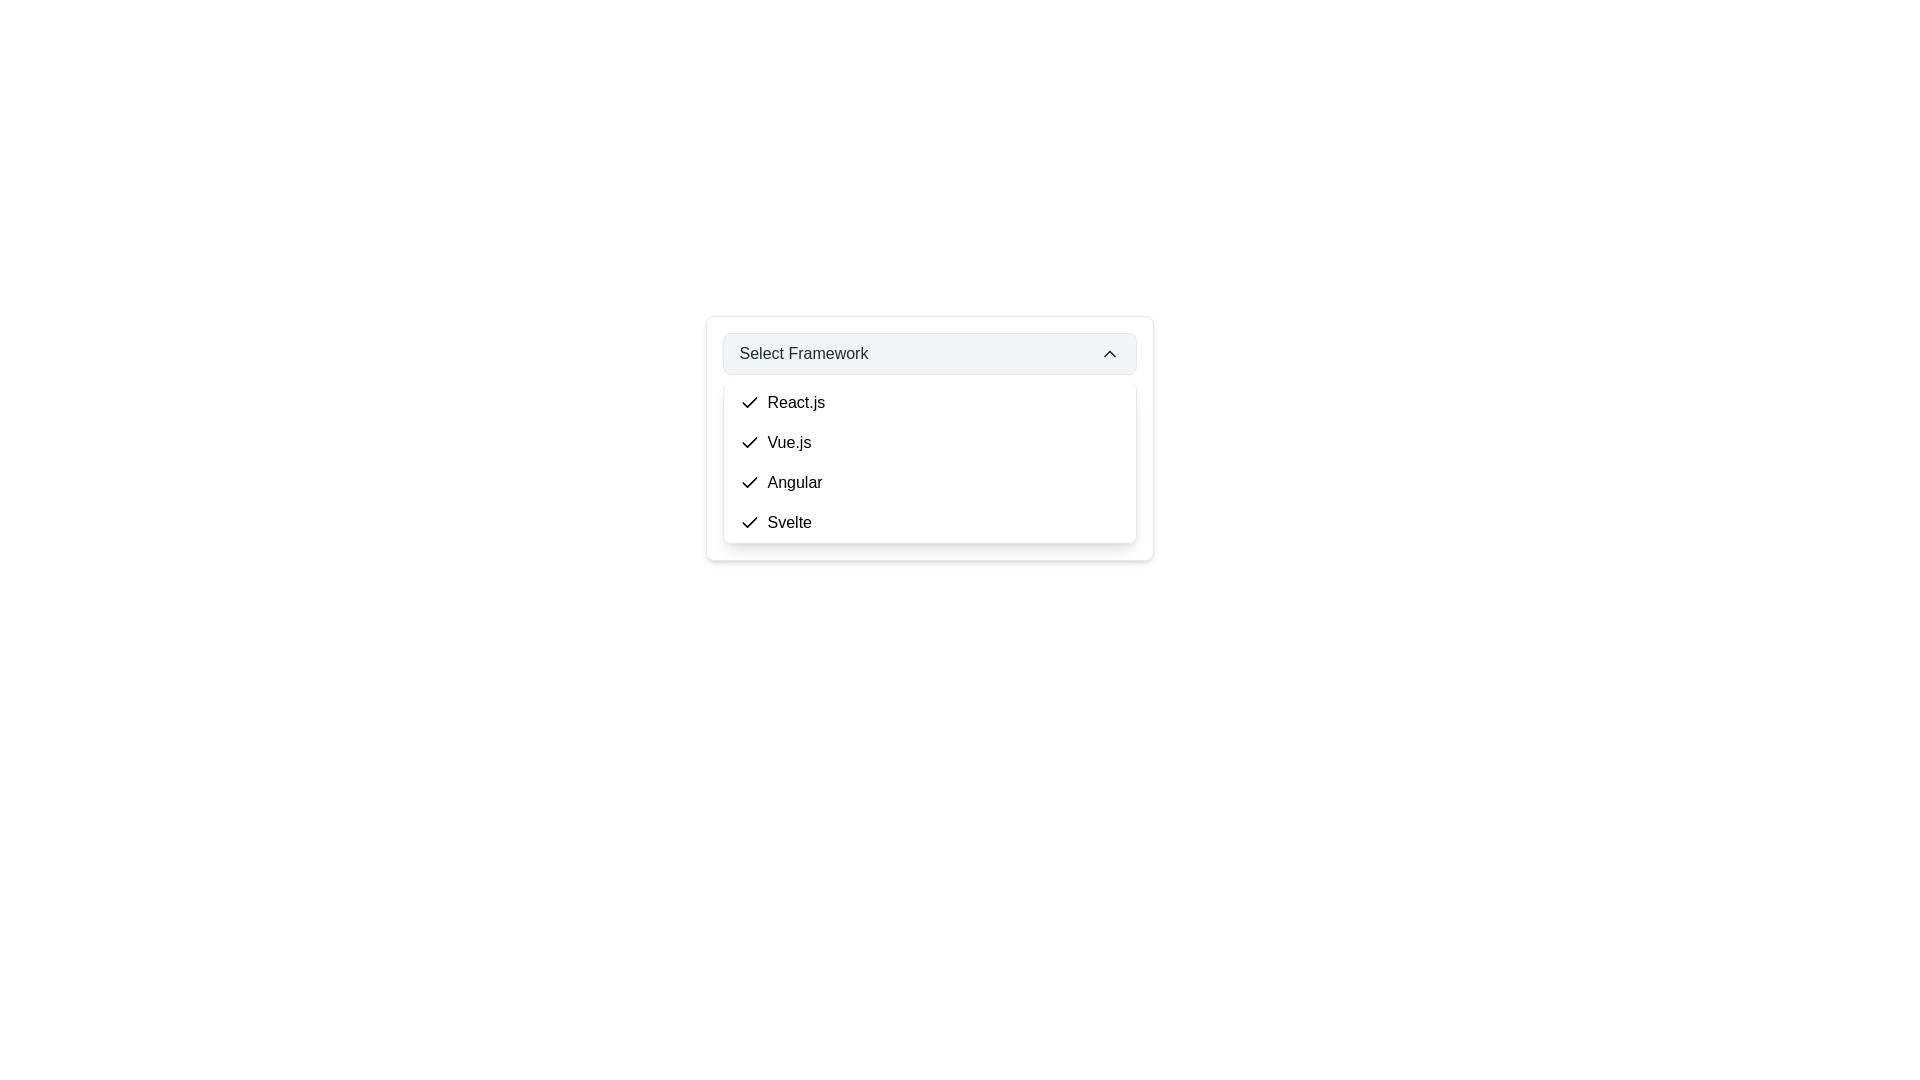 This screenshot has width=1920, height=1080. I want to click on the 'Vue.js' dropdown item, which is the second item in the 'Select Framework' dropdown menu, so click(928, 442).